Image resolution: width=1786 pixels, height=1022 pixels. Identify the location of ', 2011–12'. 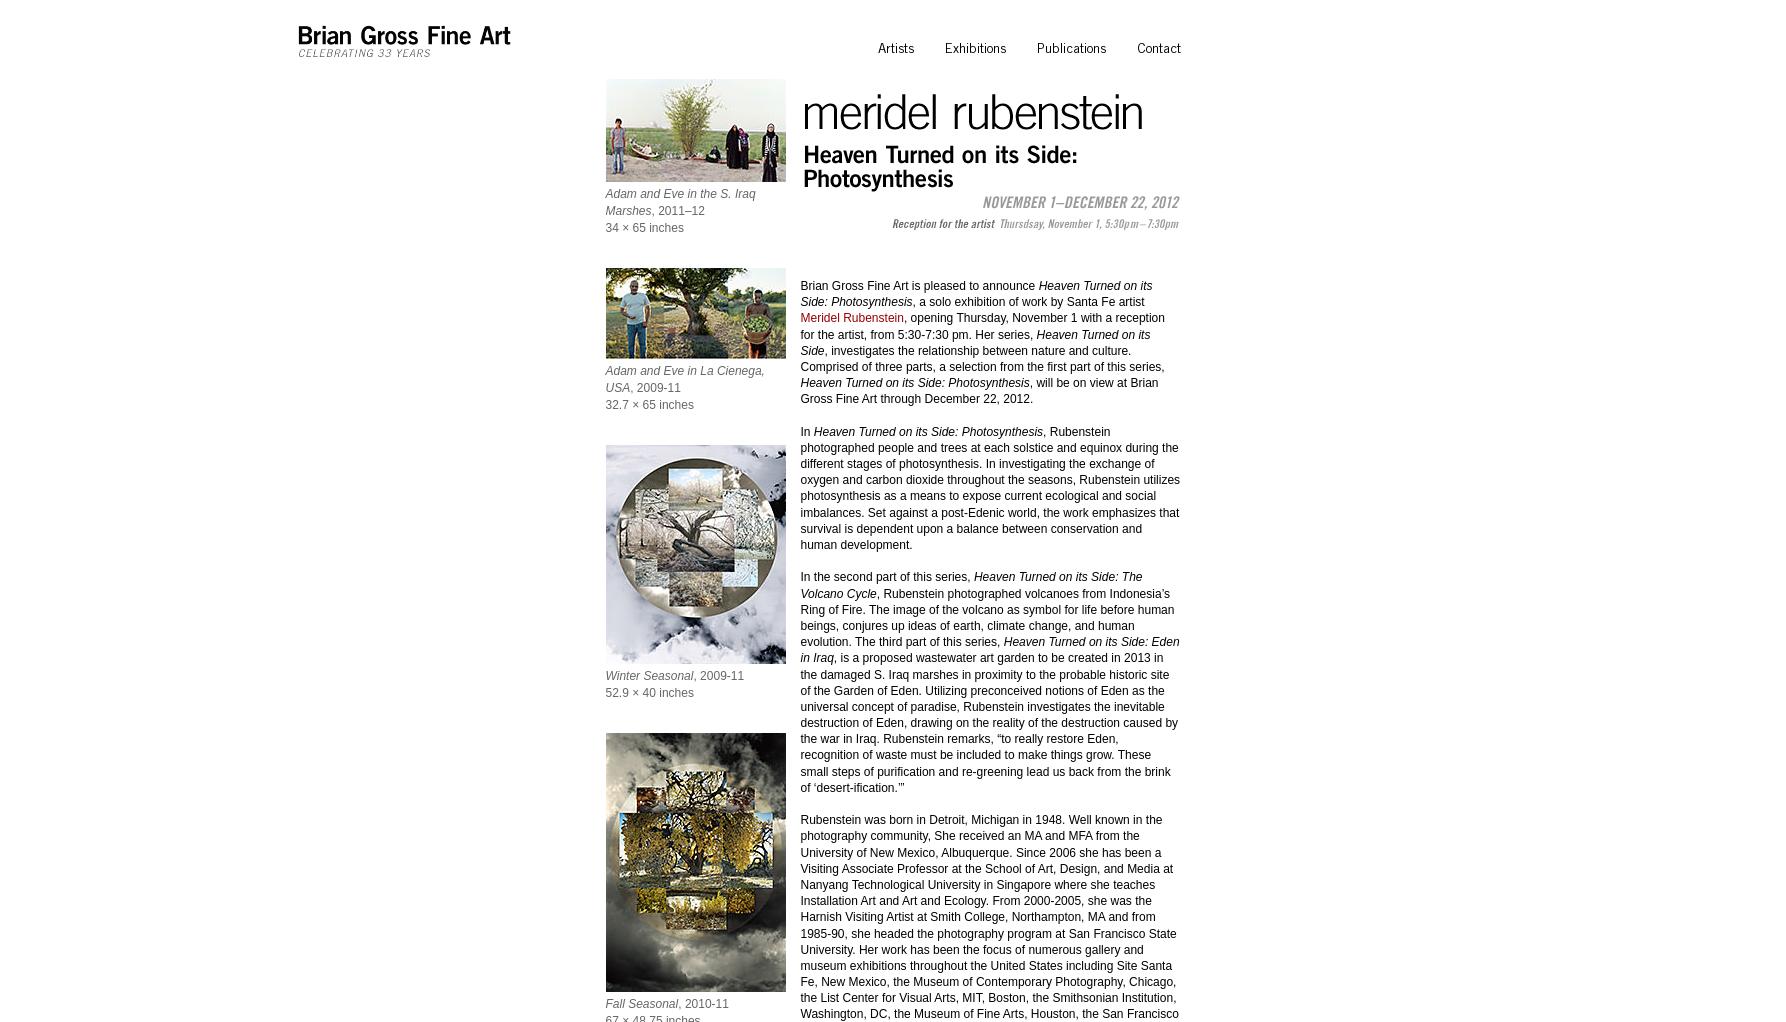
(650, 211).